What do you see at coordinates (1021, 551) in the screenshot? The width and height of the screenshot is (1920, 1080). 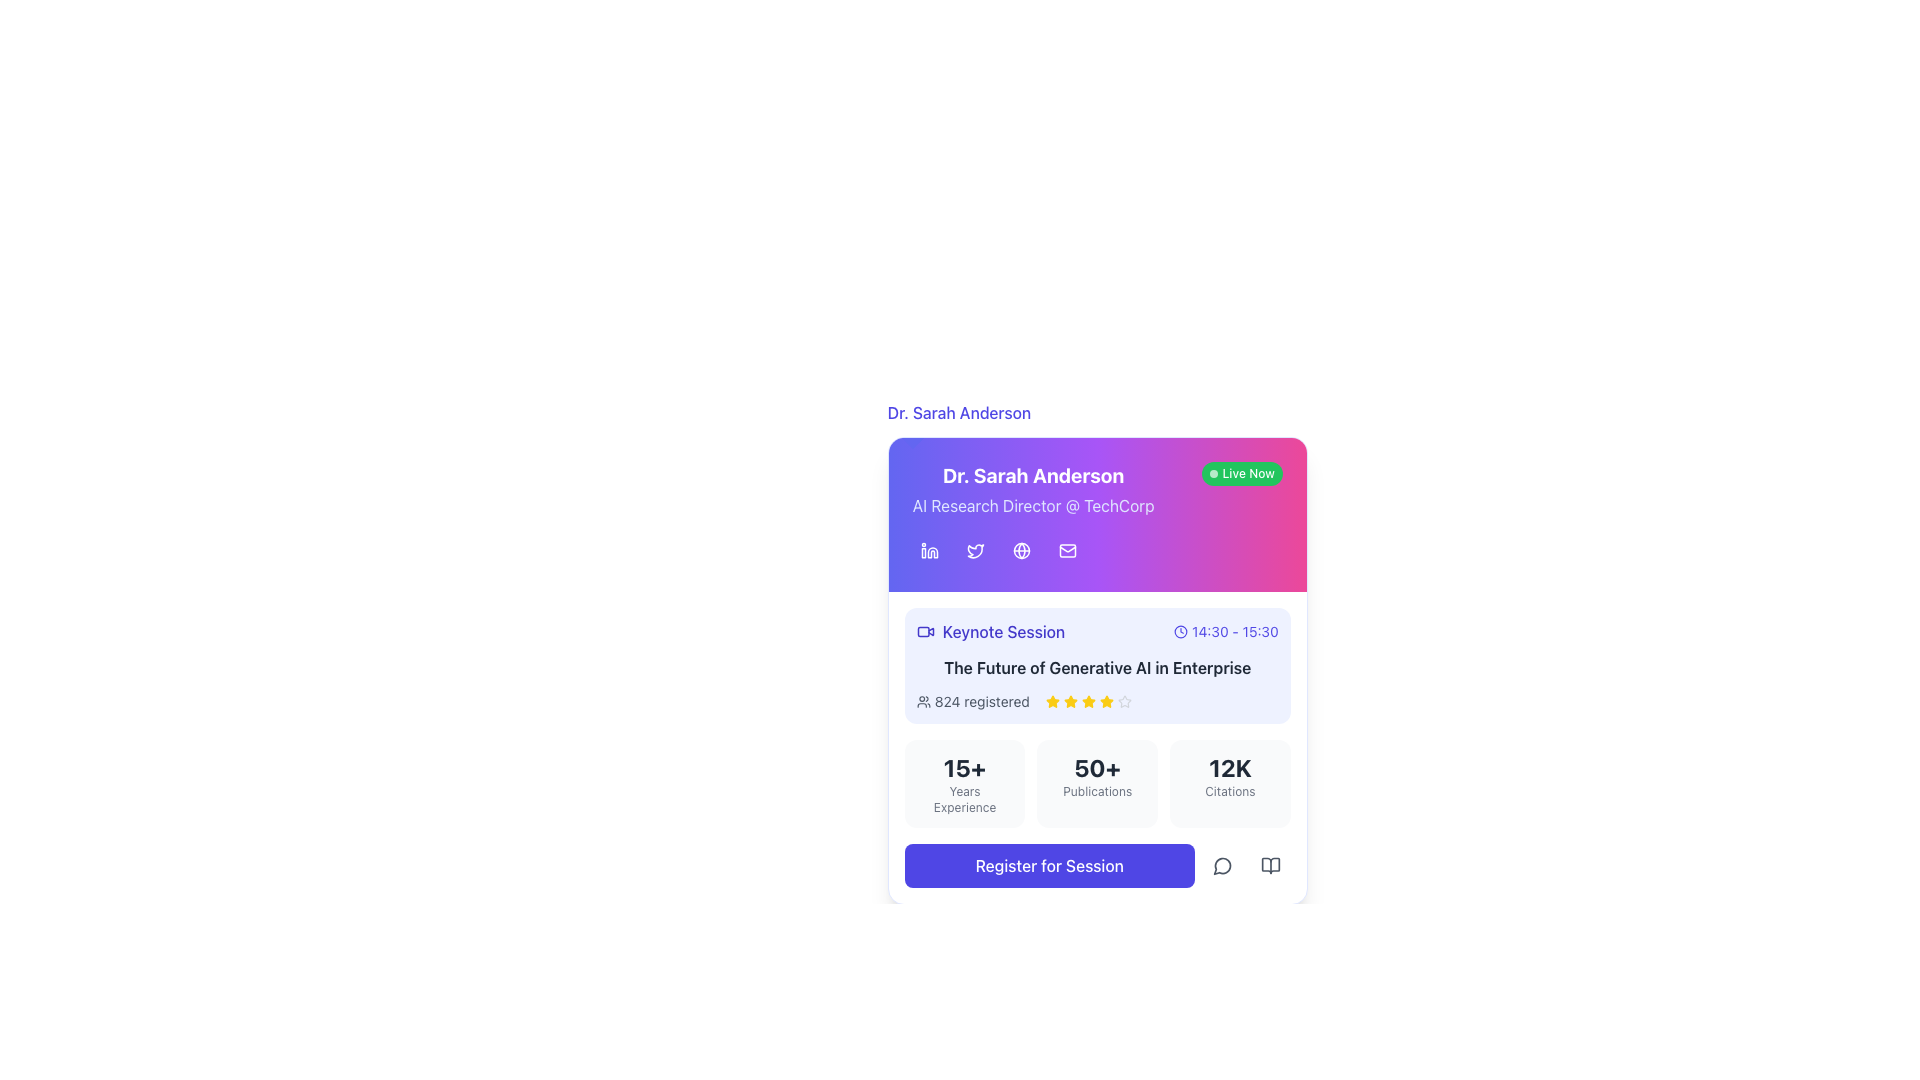 I see `the international icon in the top-left corner of the card` at bounding box center [1021, 551].